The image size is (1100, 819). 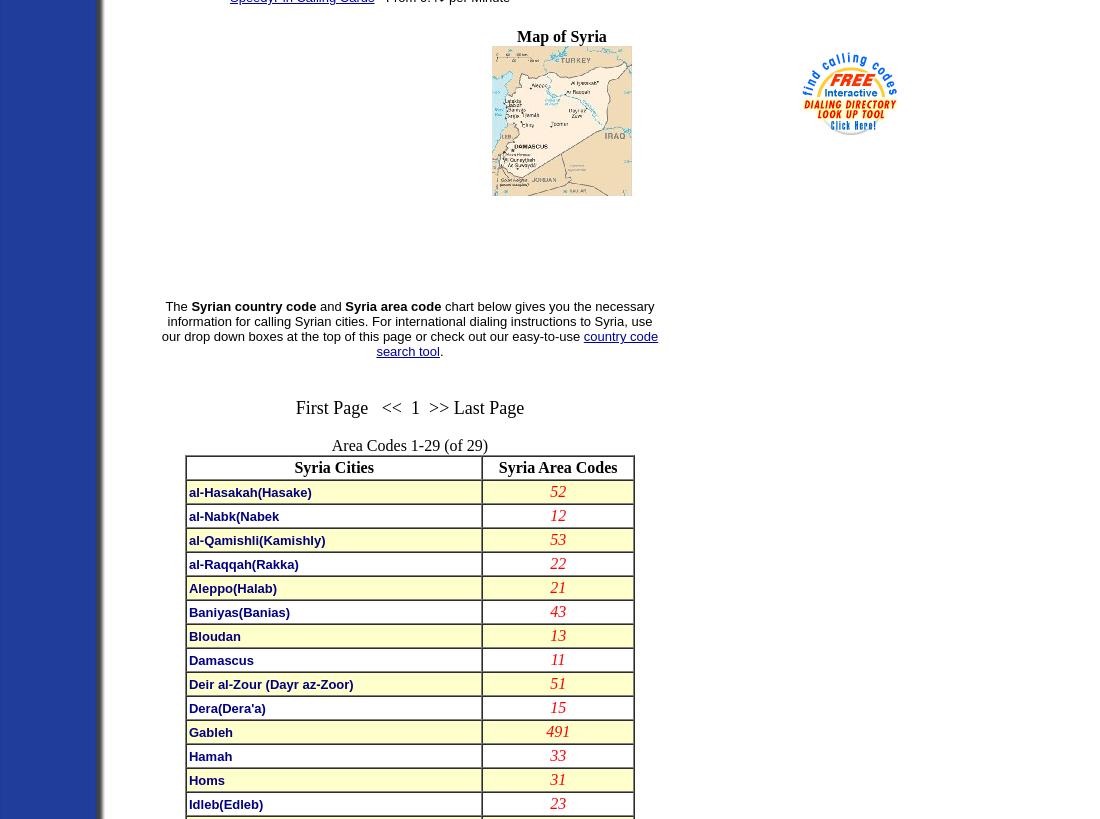 What do you see at coordinates (556, 467) in the screenshot?
I see `'Syria Area Codes'` at bounding box center [556, 467].